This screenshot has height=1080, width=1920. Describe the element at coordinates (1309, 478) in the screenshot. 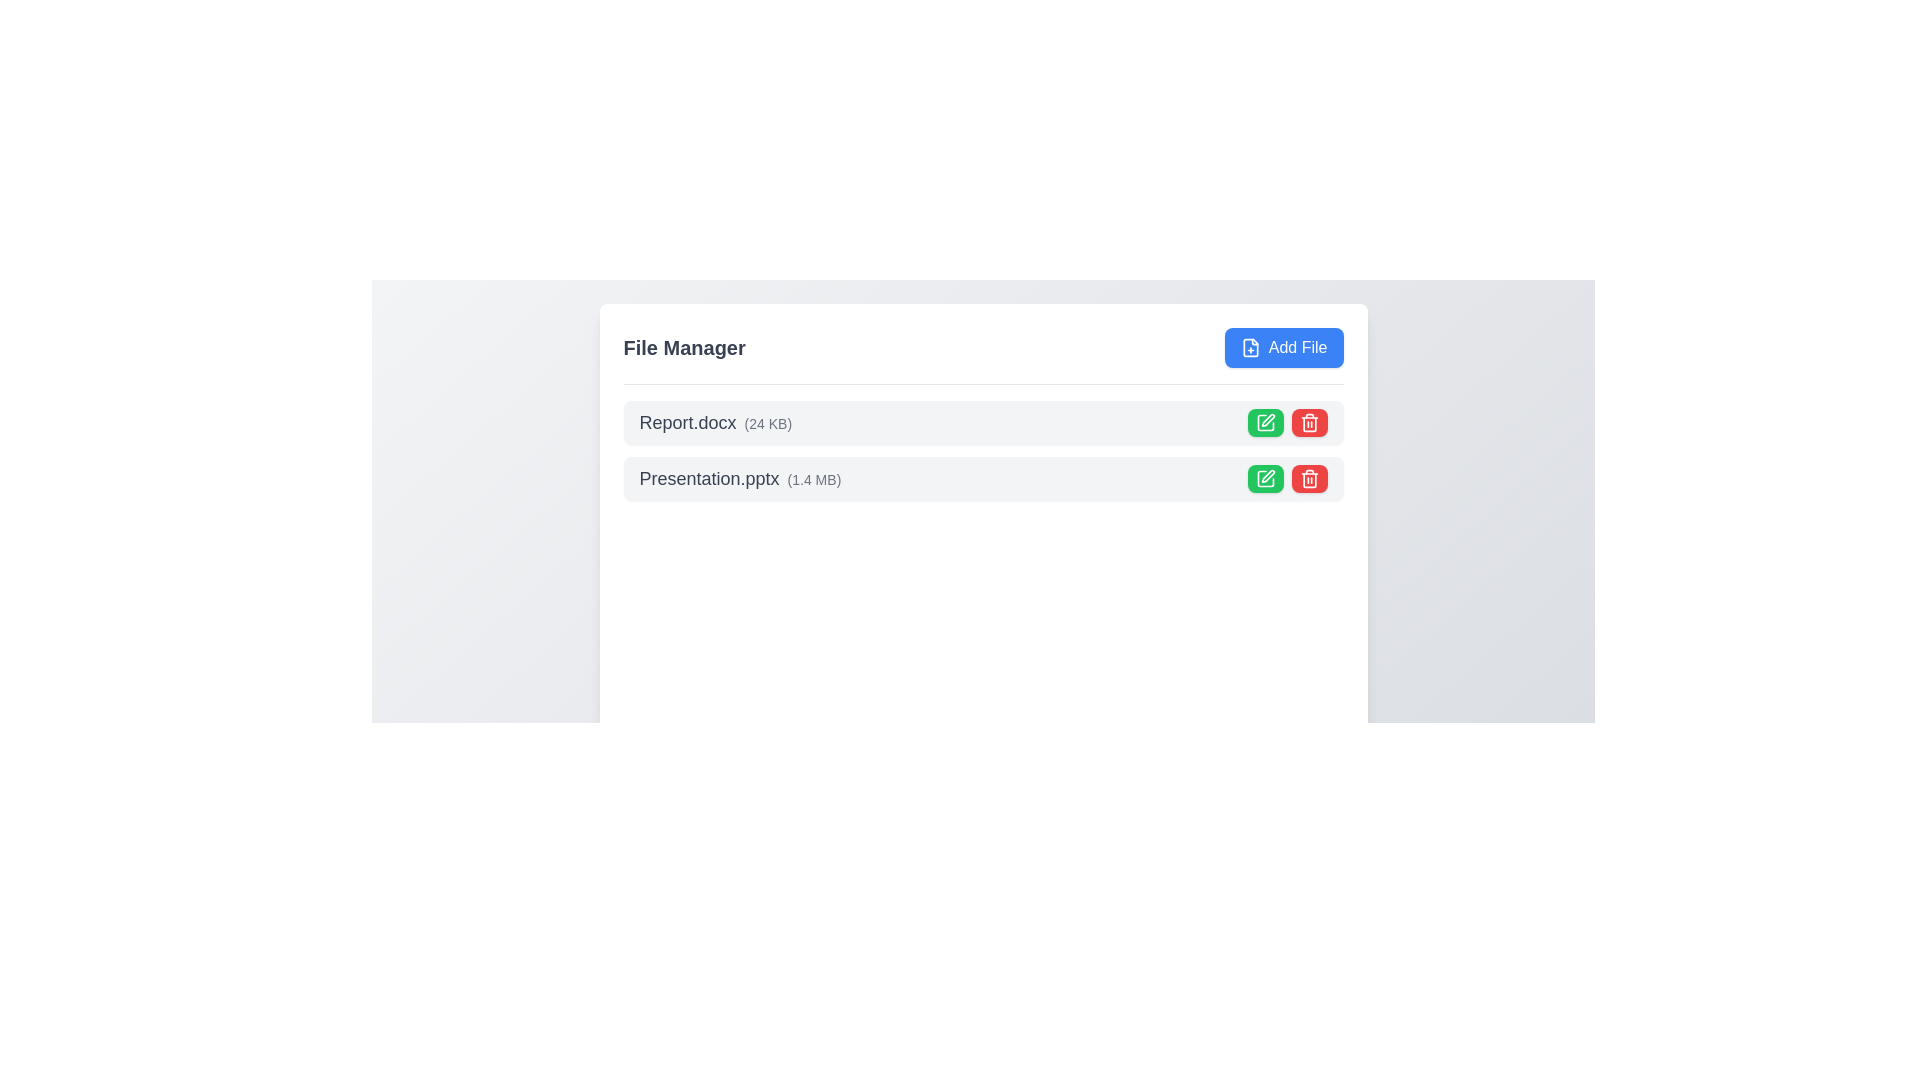

I see `the Delete button (red trashcan icon) located to the right of the second file entry ('Presentation.pptx')` at that location.